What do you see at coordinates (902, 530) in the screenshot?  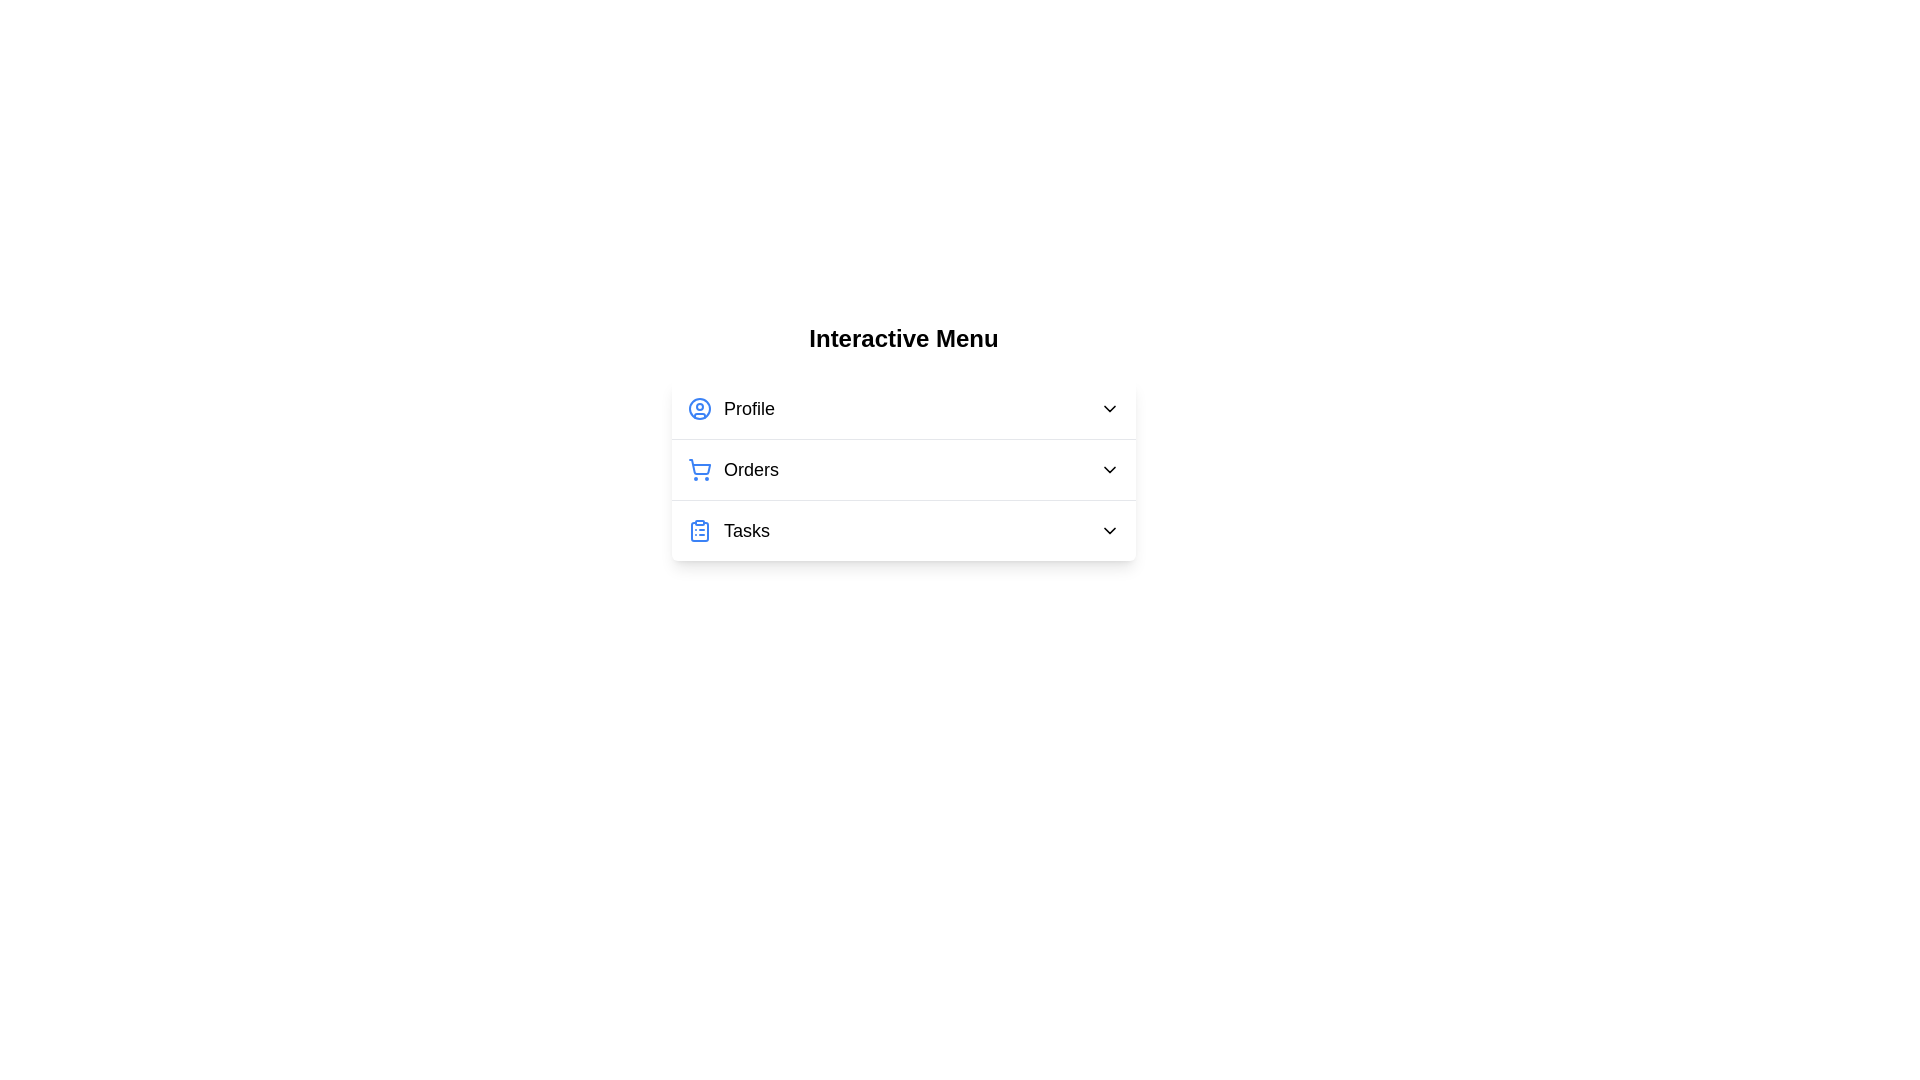 I see `the third item` at bounding box center [902, 530].